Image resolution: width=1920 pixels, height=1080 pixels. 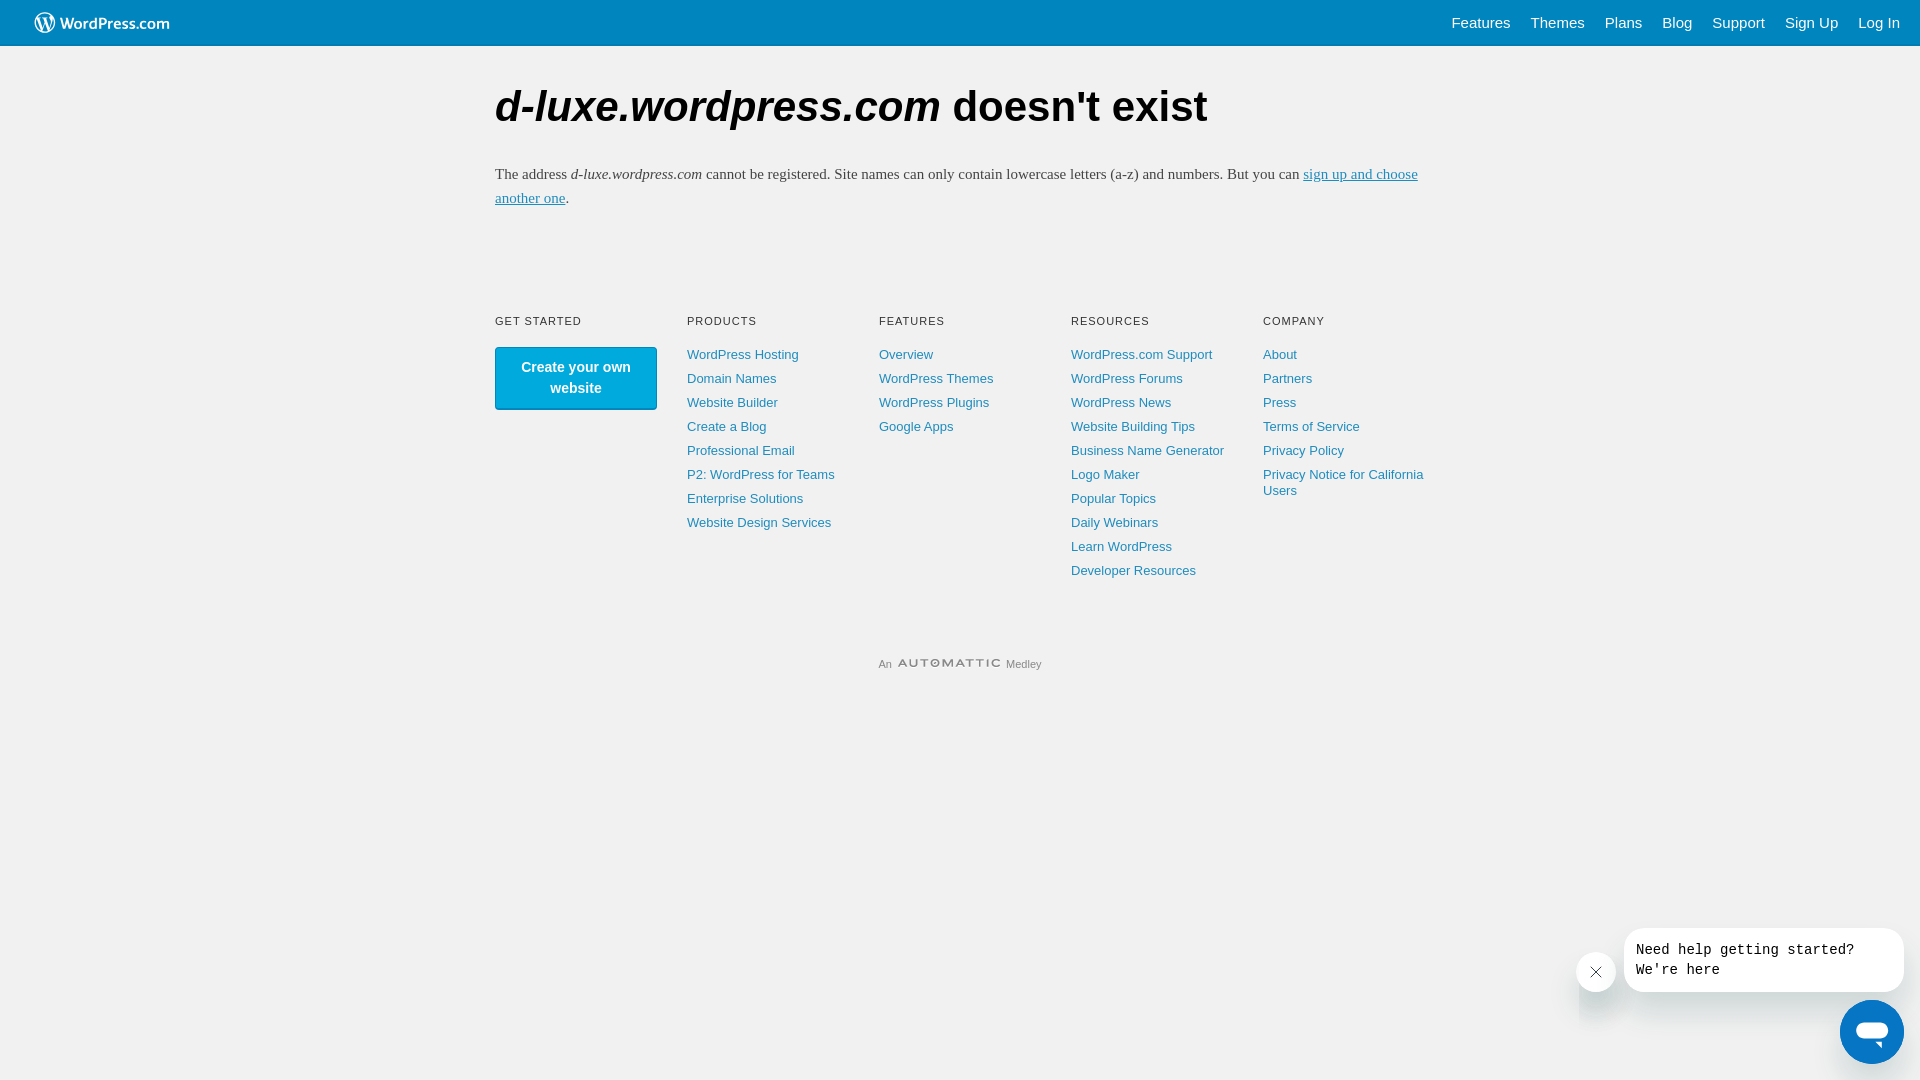 What do you see at coordinates (1574, 971) in the screenshot?
I see `'Close message'` at bounding box center [1574, 971].